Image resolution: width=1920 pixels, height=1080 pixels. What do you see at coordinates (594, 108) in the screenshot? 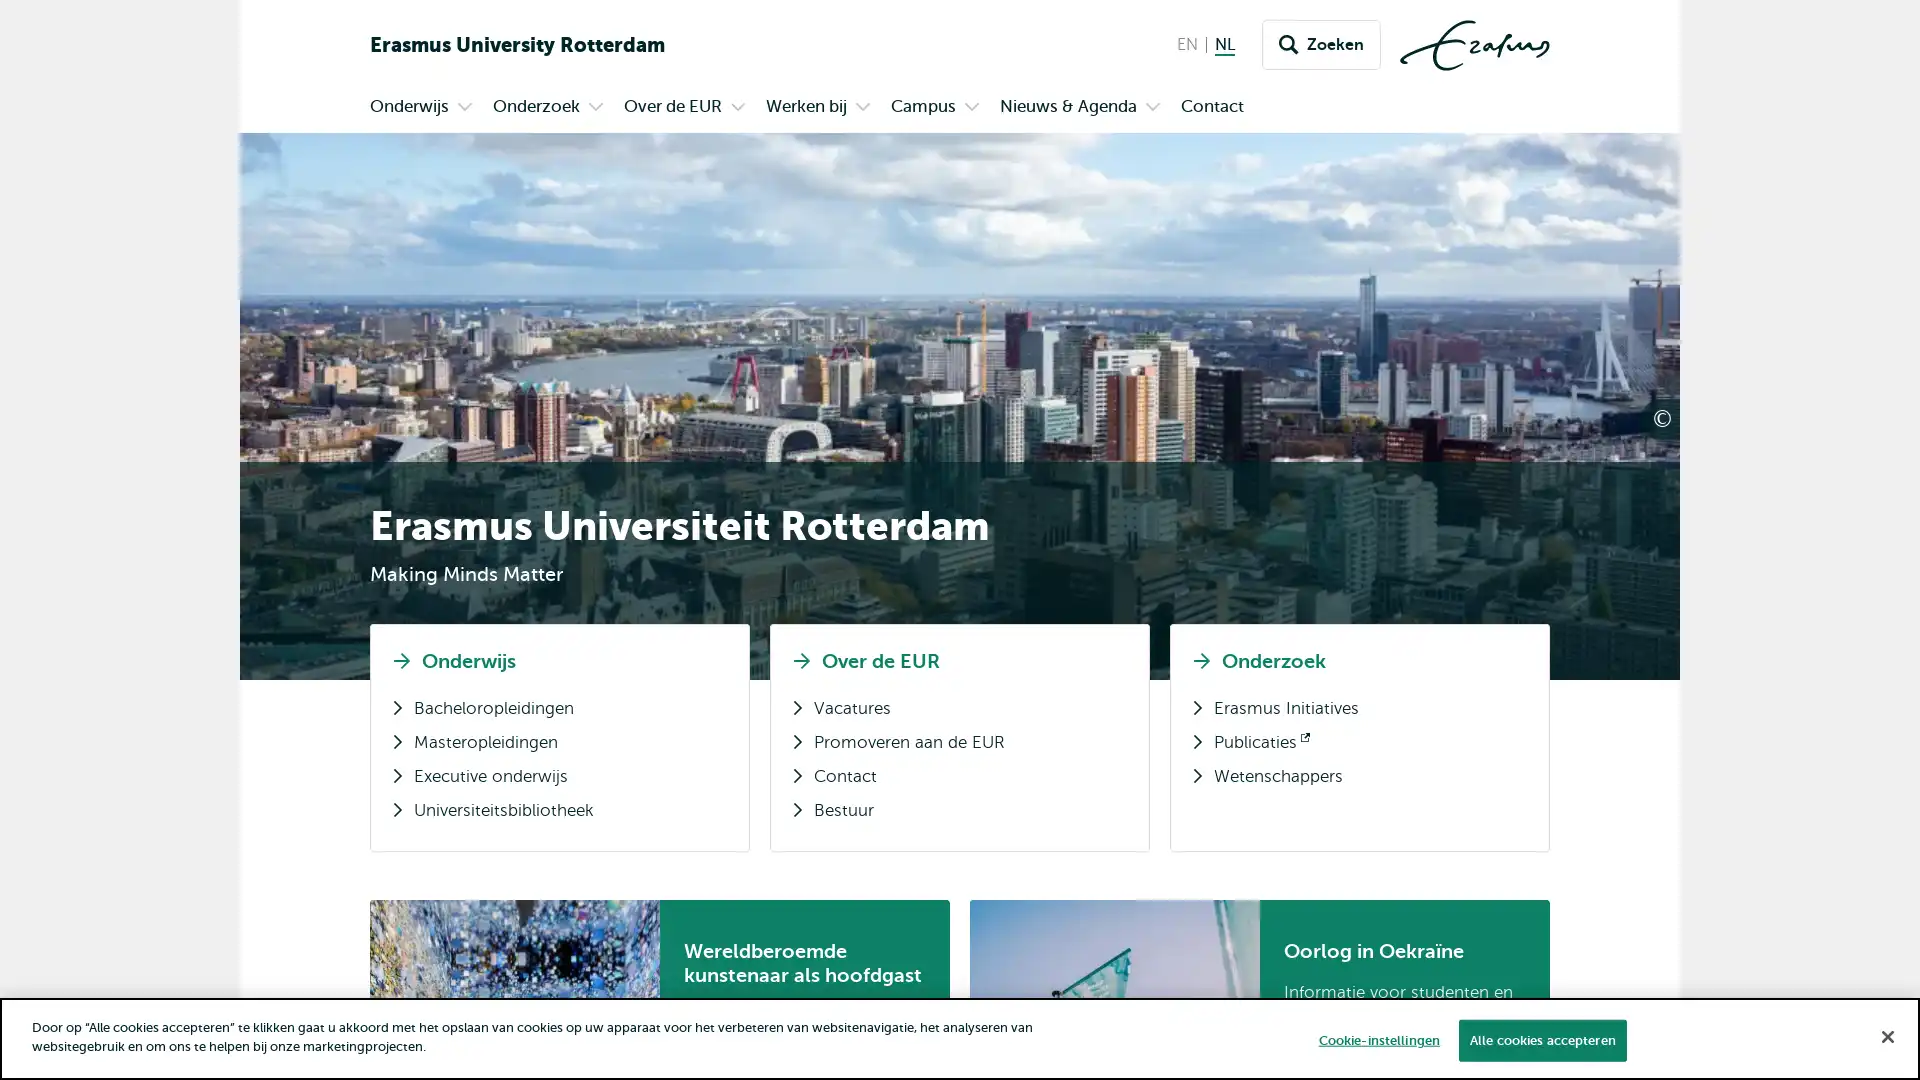
I see `Open submenu` at bounding box center [594, 108].